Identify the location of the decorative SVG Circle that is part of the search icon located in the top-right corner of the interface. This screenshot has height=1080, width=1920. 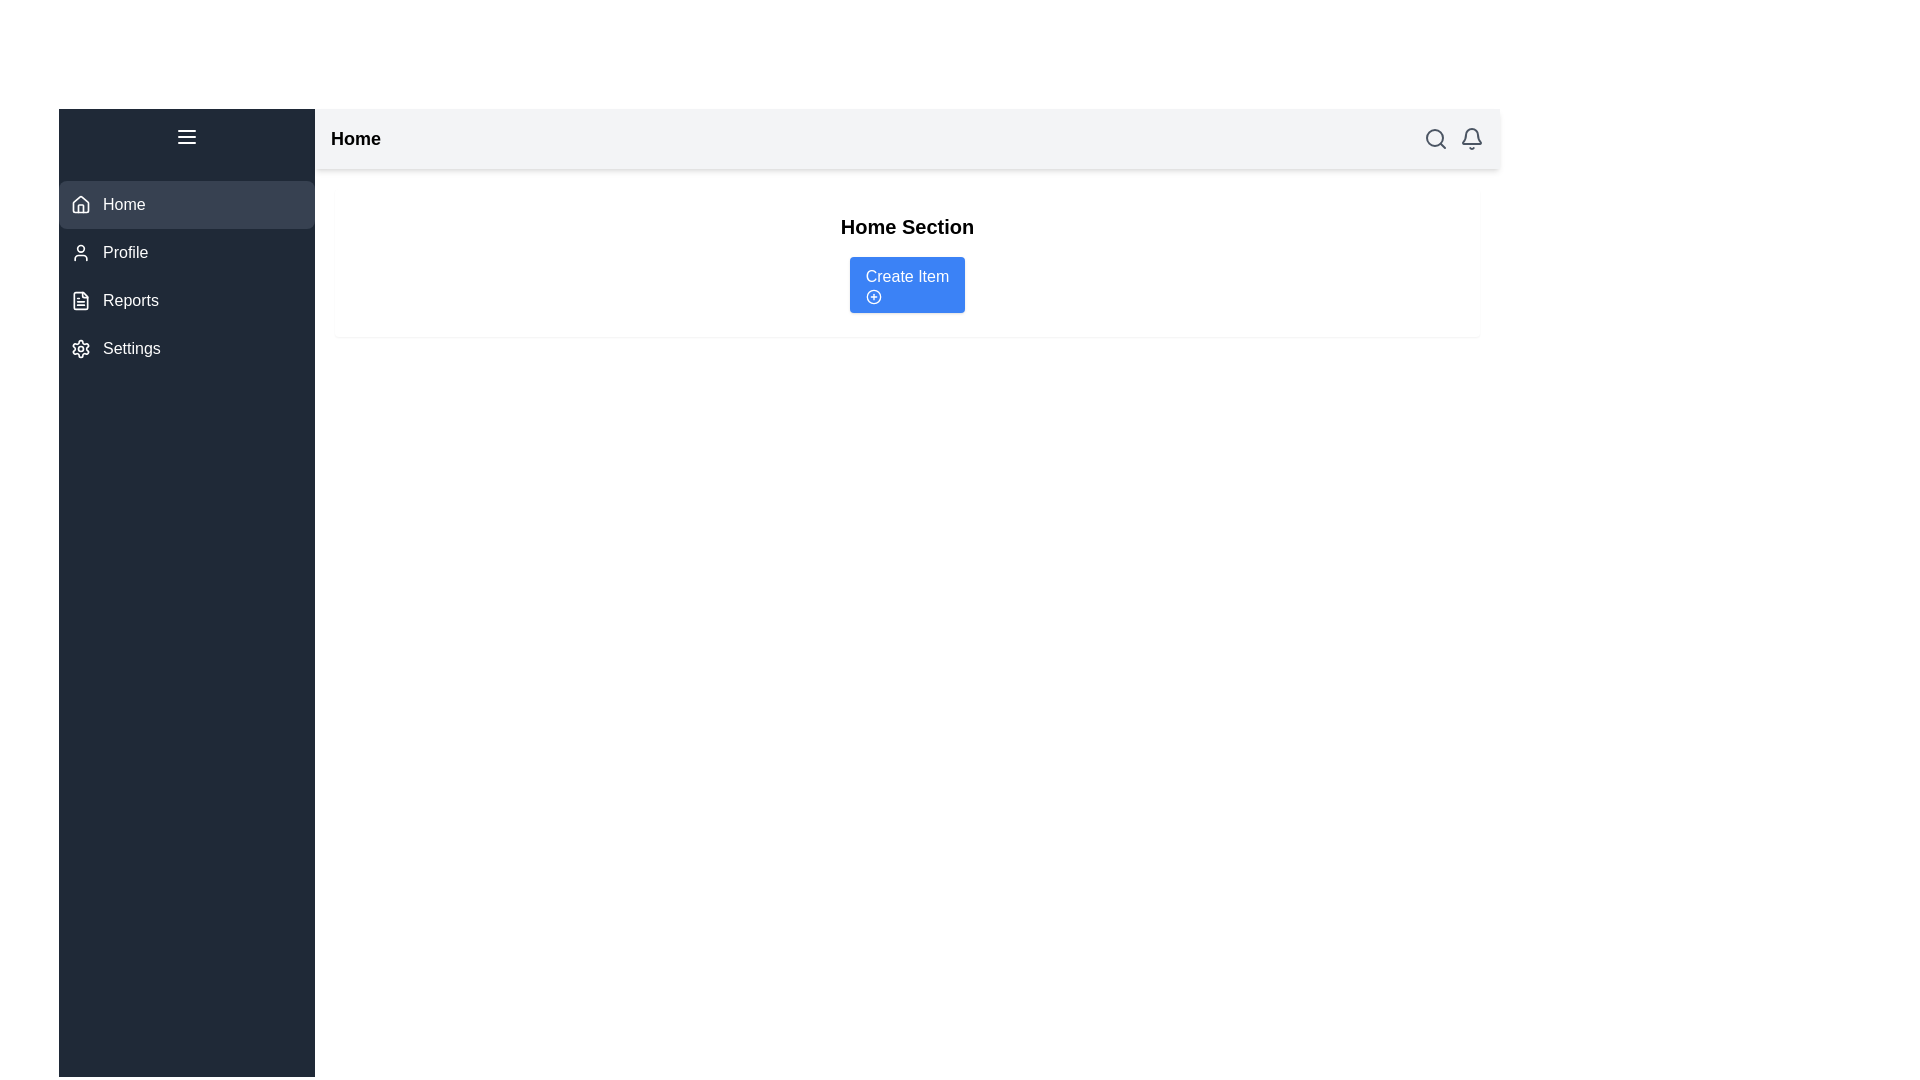
(1434, 137).